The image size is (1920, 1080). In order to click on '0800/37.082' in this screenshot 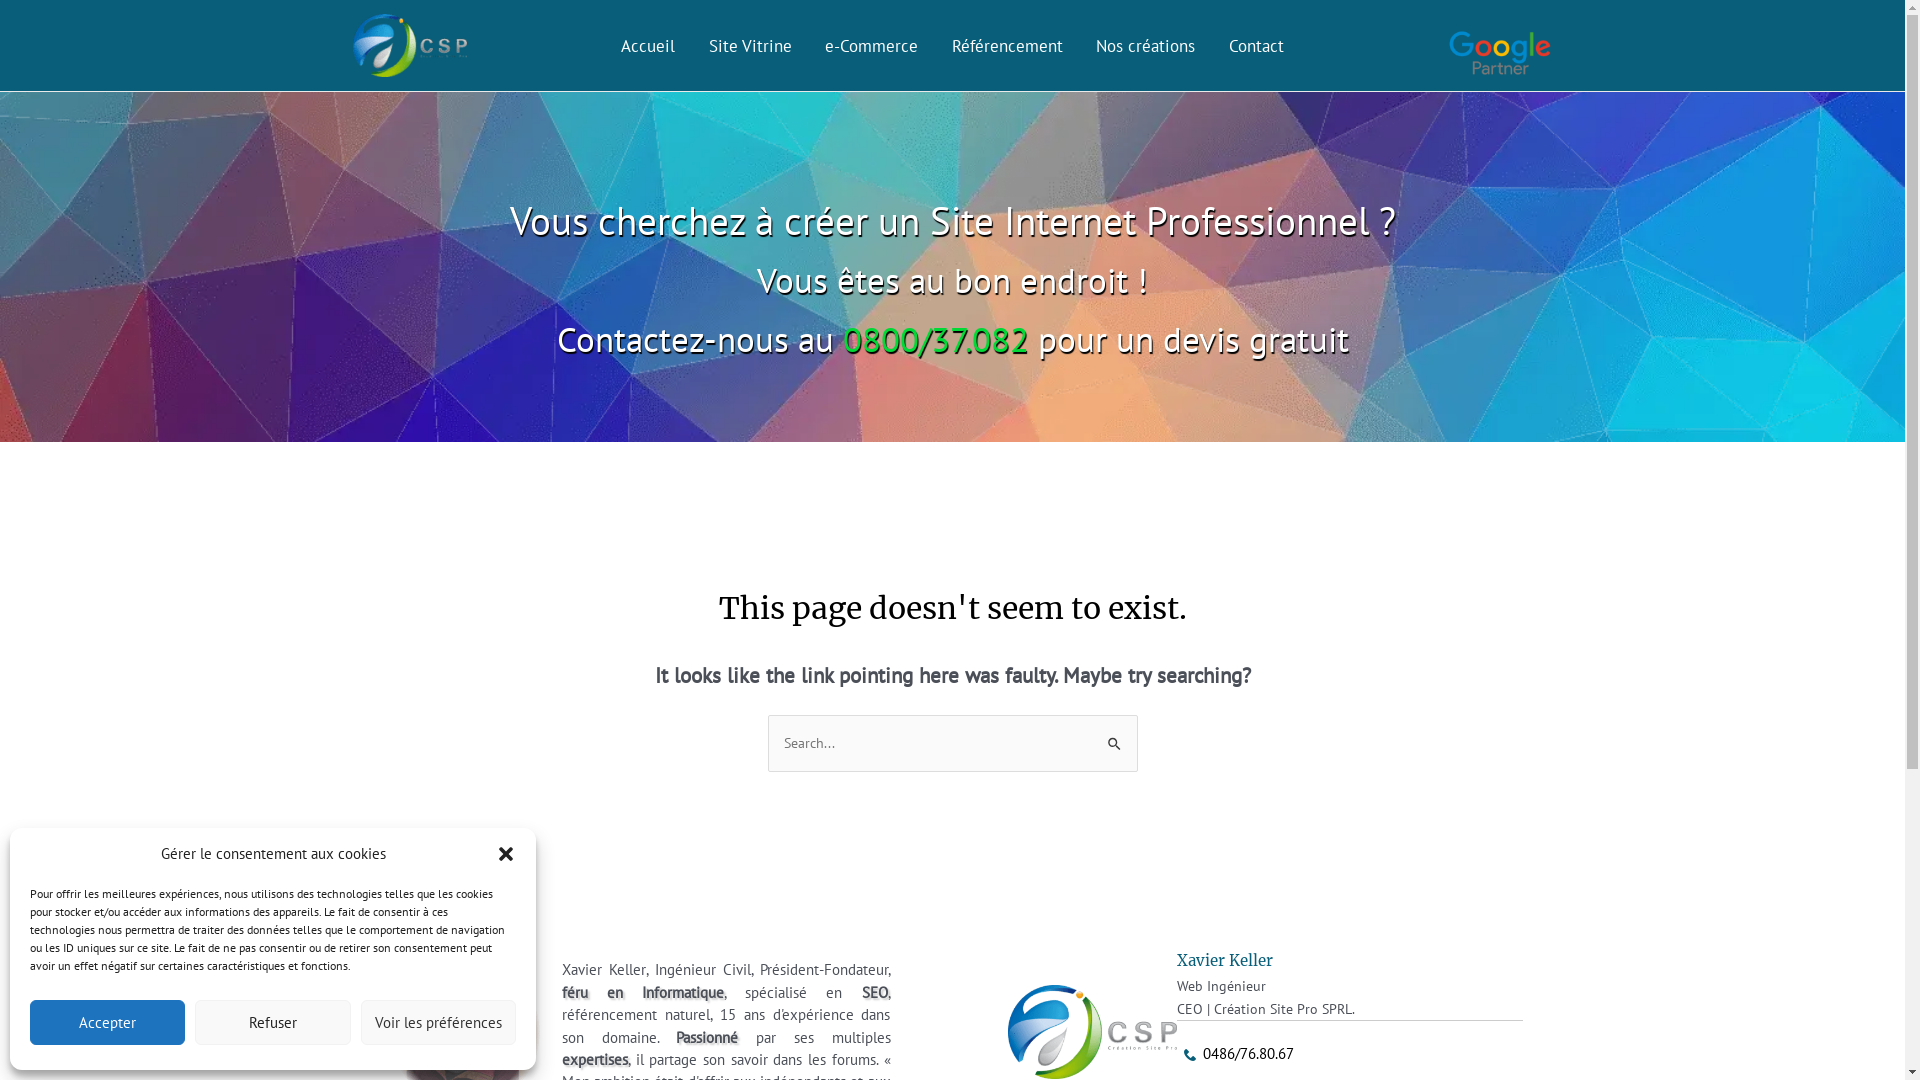, I will do `click(934, 338)`.